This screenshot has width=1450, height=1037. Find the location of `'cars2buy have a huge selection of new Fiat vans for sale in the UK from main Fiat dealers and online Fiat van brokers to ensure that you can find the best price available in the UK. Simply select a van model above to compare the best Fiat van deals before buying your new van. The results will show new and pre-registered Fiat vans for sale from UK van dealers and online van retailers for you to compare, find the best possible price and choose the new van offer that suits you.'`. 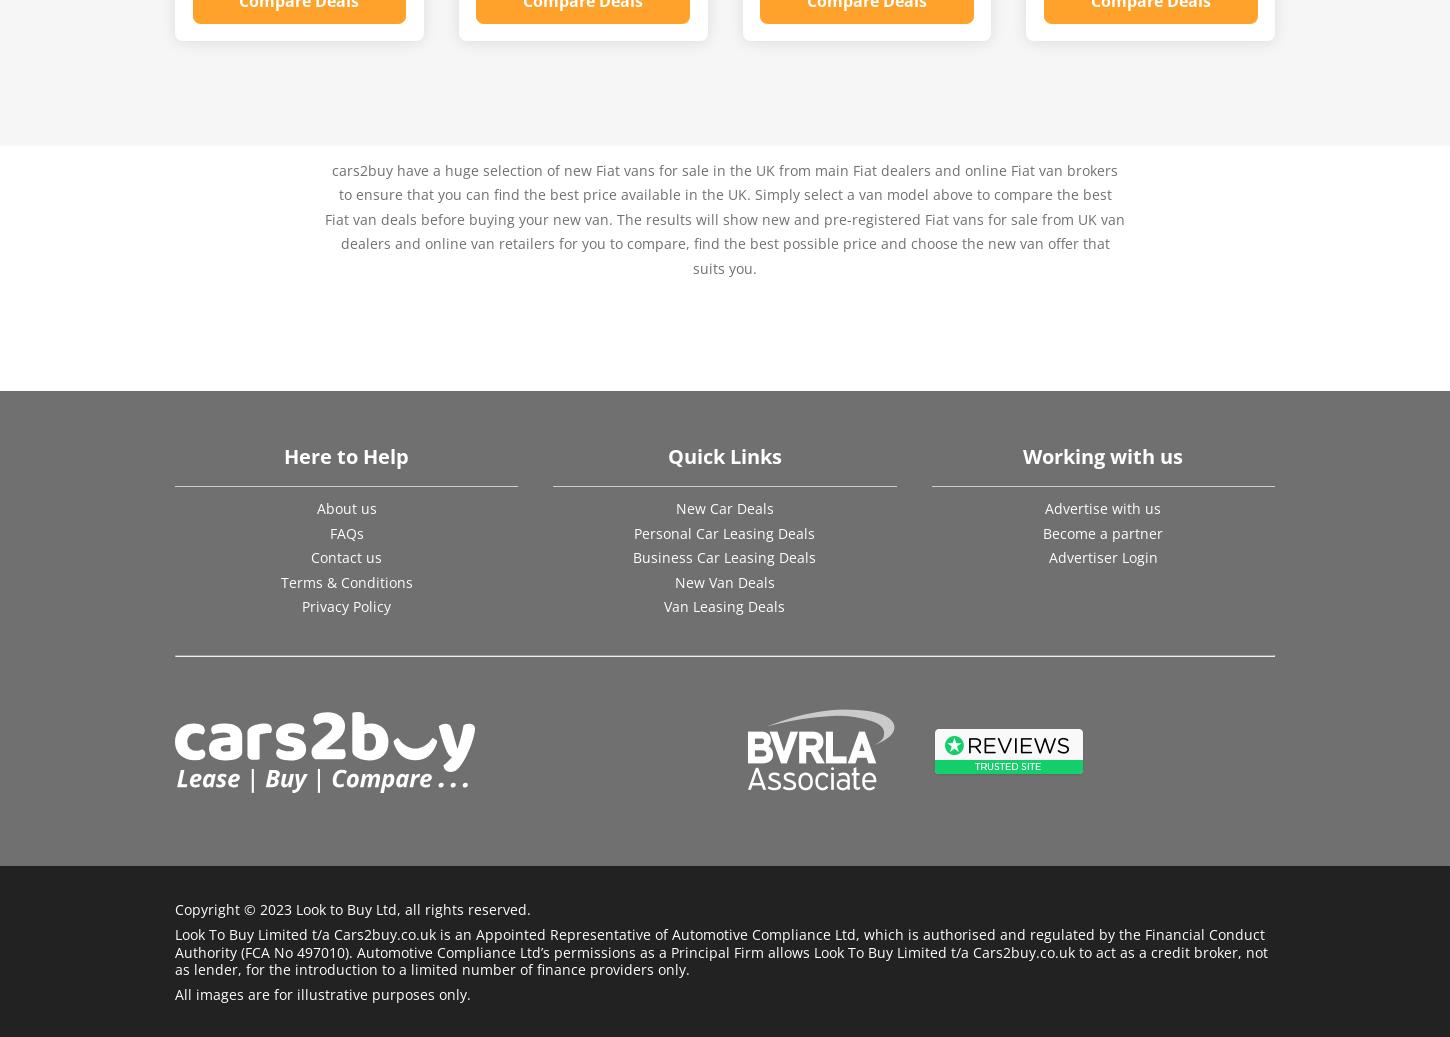

'cars2buy have a huge selection of new Fiat vans for sale in the UK from main Fiat dealers and online Fiat van brokers to ensure that you can find the best price available in the UK. Simply select a van model above to compare the best Fiat van deals before buying your new van. The results will show new and pre-registered Fiat vans for sale from UK van dealers and online van retailers for you to compare, find the best possible price and choose the new van offer that suits you.' is located at coordinates (725, 217).